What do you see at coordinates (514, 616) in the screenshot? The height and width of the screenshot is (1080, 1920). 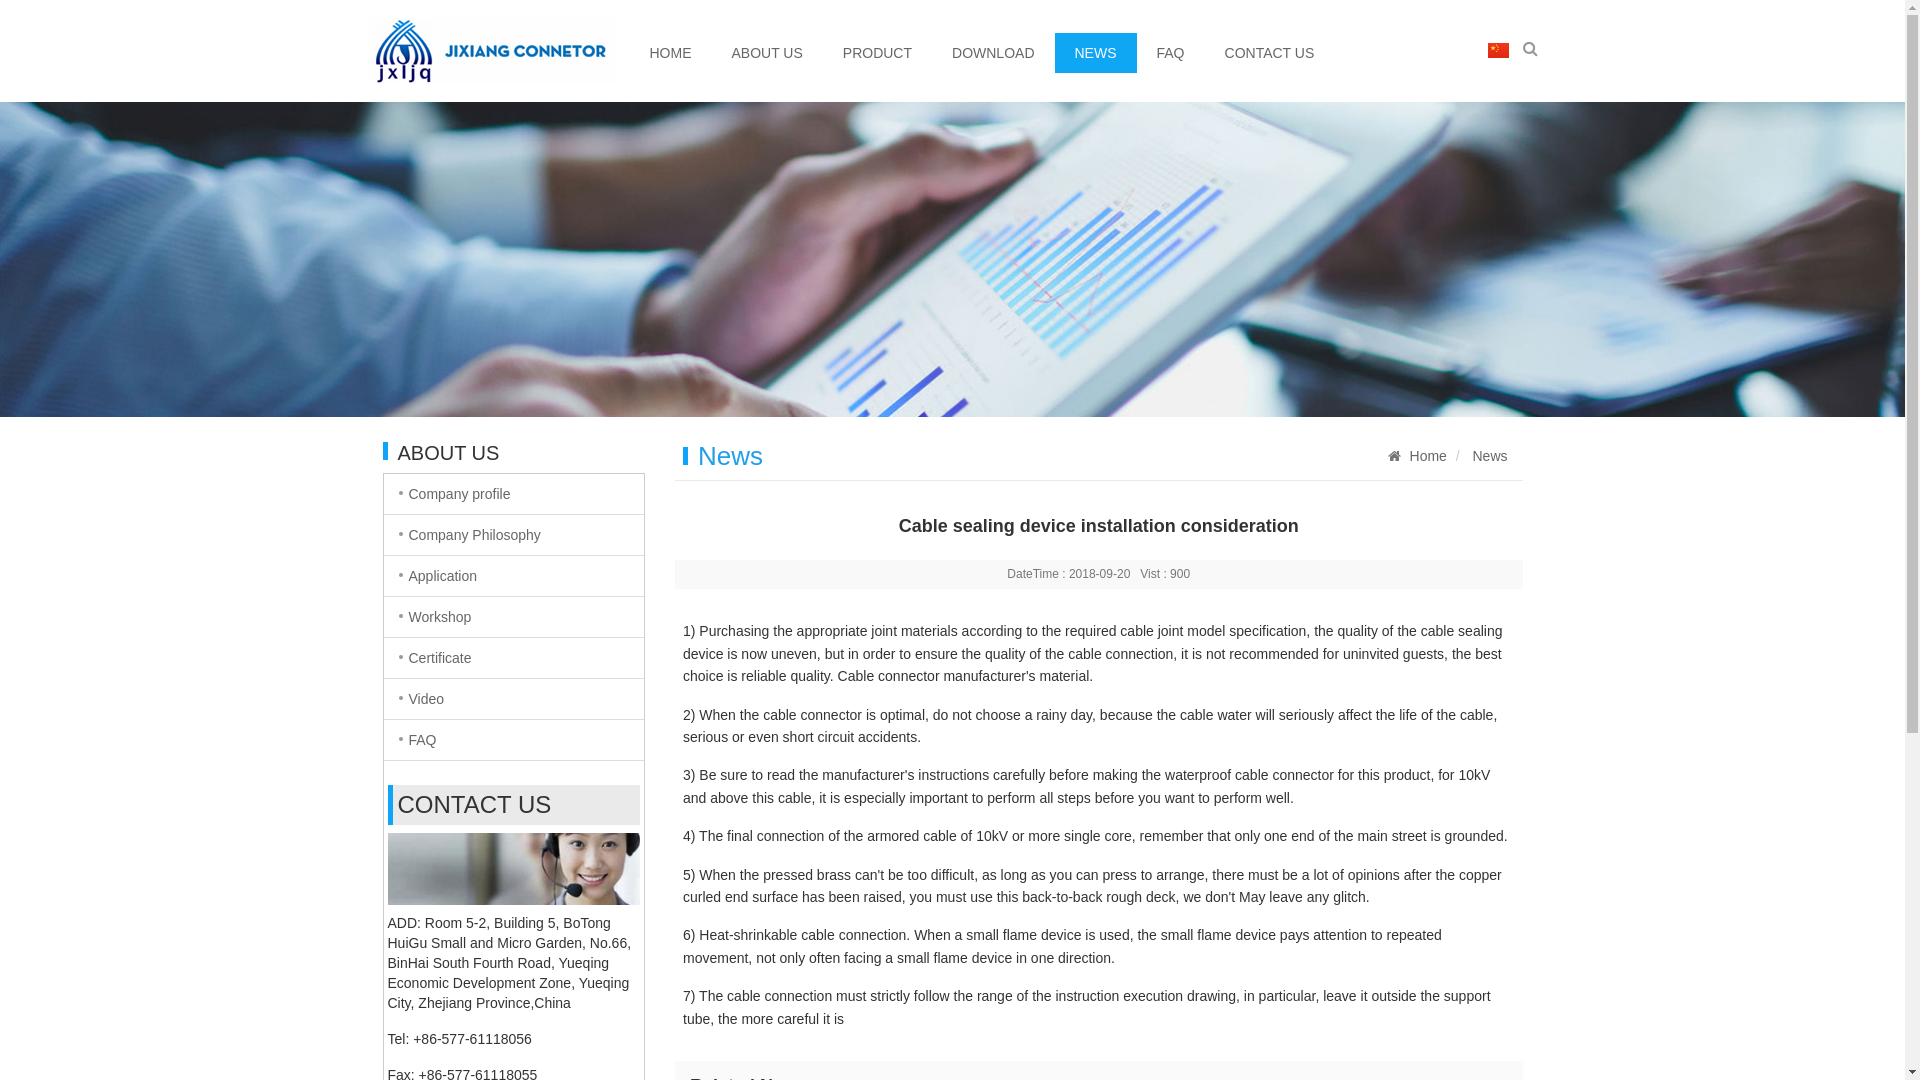 I see `'Workshop'` at bounding box center [514, 616].